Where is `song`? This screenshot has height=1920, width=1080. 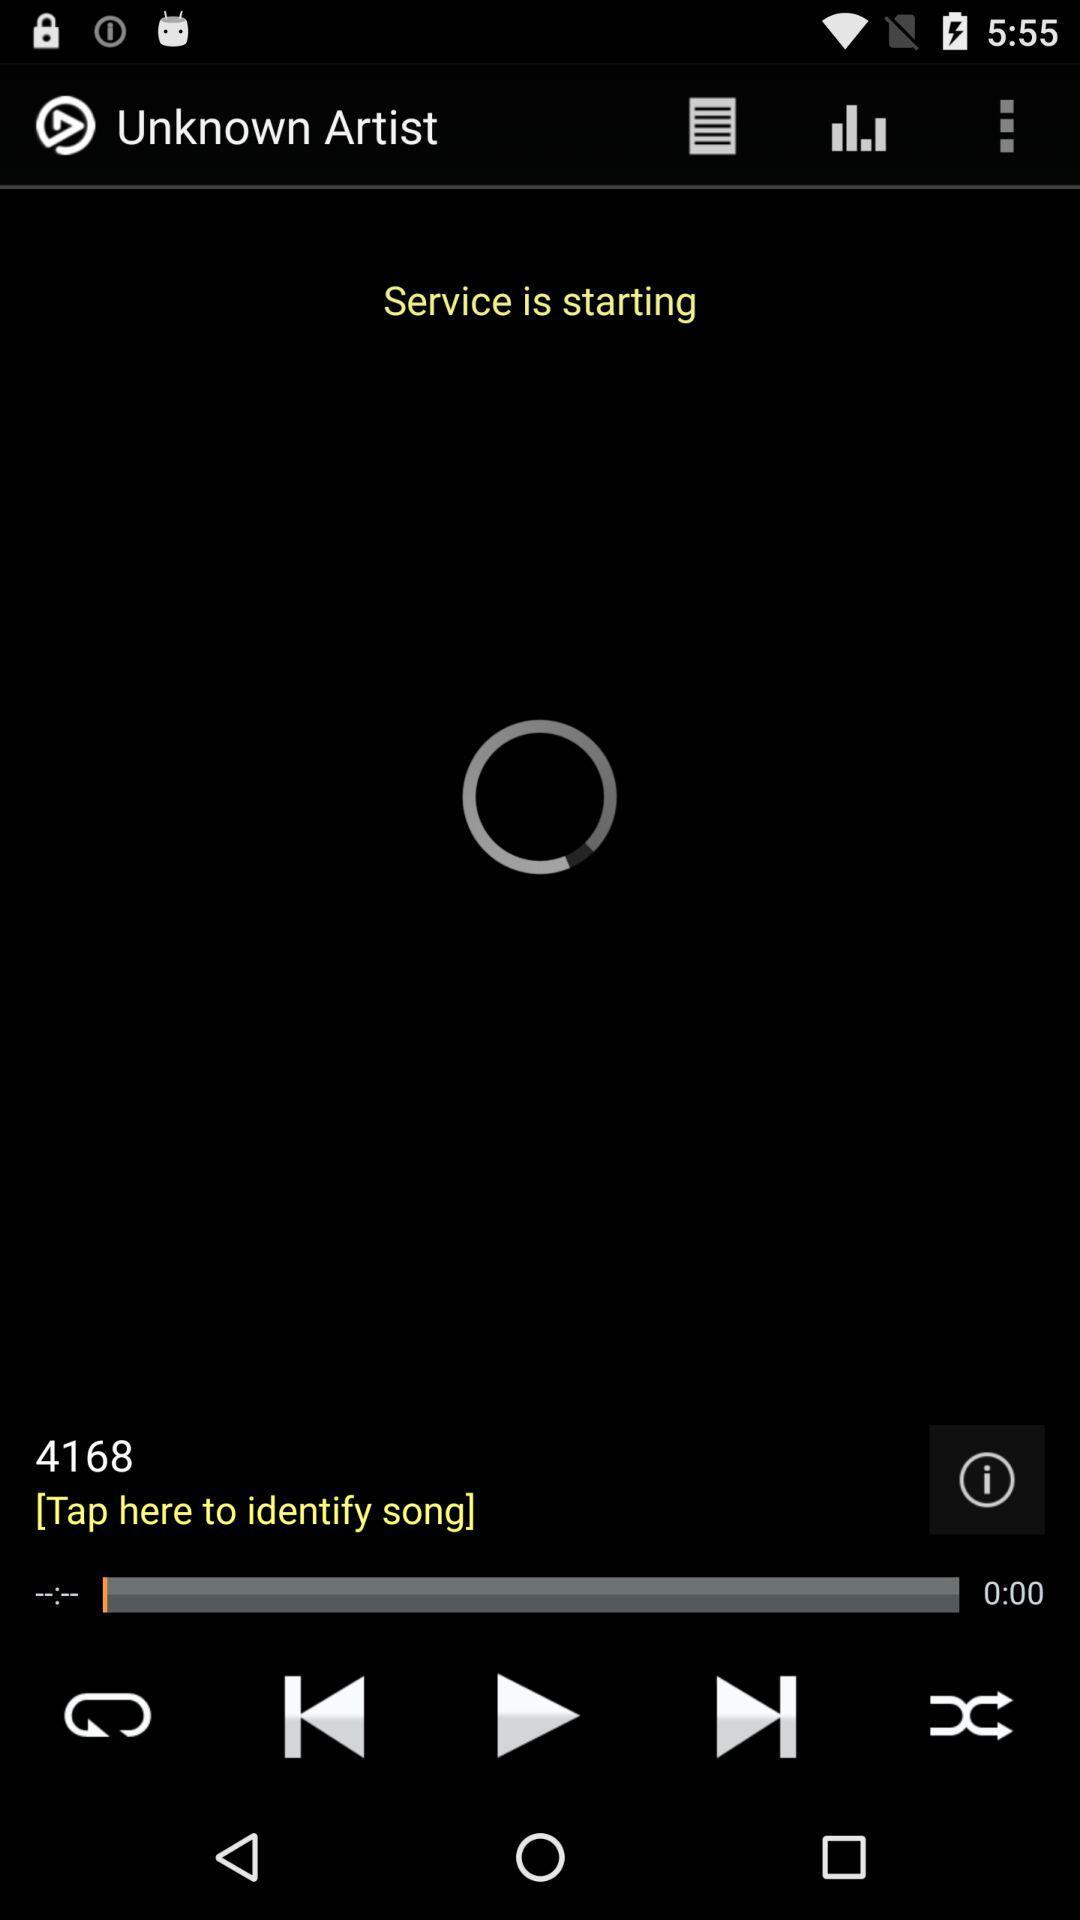 song is located at coordinates (538, 1714).